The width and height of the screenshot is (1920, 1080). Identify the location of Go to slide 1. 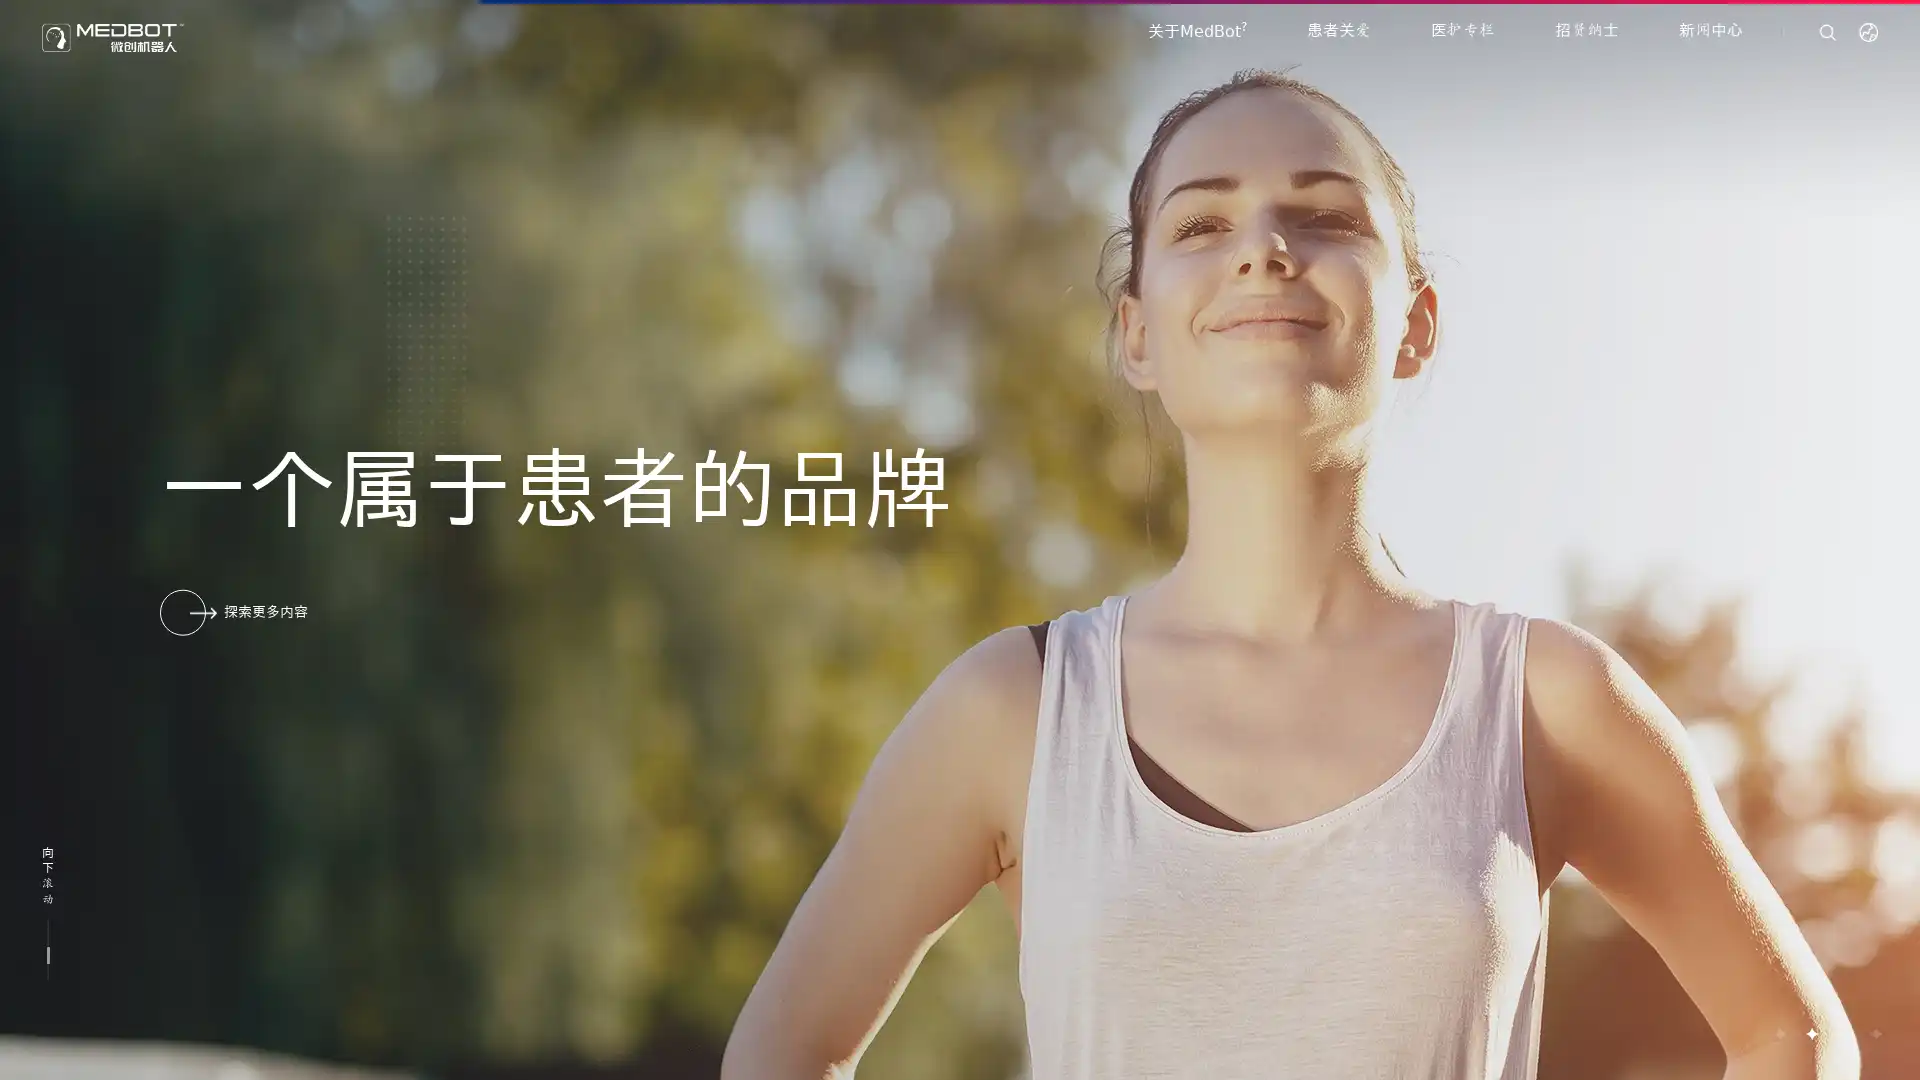
(1779, 1033).